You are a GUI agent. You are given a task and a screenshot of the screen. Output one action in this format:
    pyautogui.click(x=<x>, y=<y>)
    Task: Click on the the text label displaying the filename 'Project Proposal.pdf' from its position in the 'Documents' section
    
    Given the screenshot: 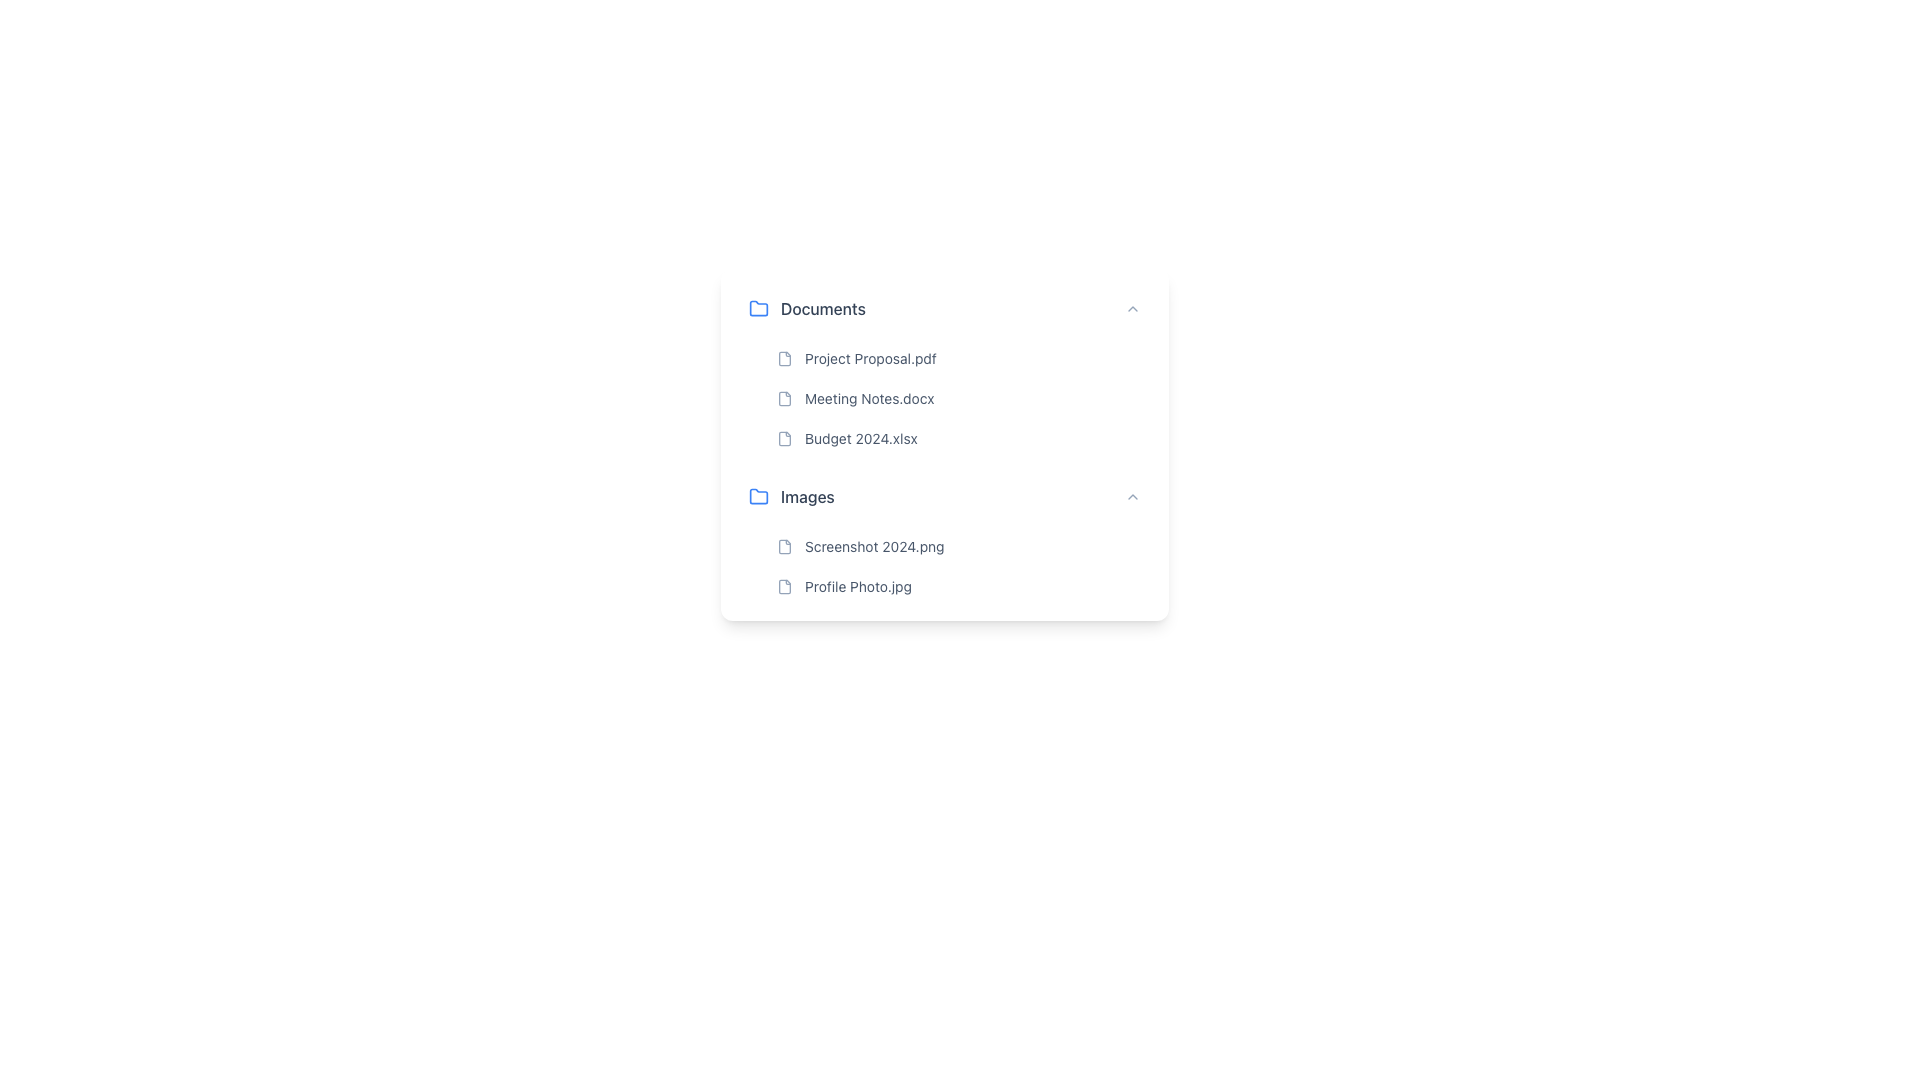 What is the action you would take?
    pyautogui.click(x=870, y=357)
    